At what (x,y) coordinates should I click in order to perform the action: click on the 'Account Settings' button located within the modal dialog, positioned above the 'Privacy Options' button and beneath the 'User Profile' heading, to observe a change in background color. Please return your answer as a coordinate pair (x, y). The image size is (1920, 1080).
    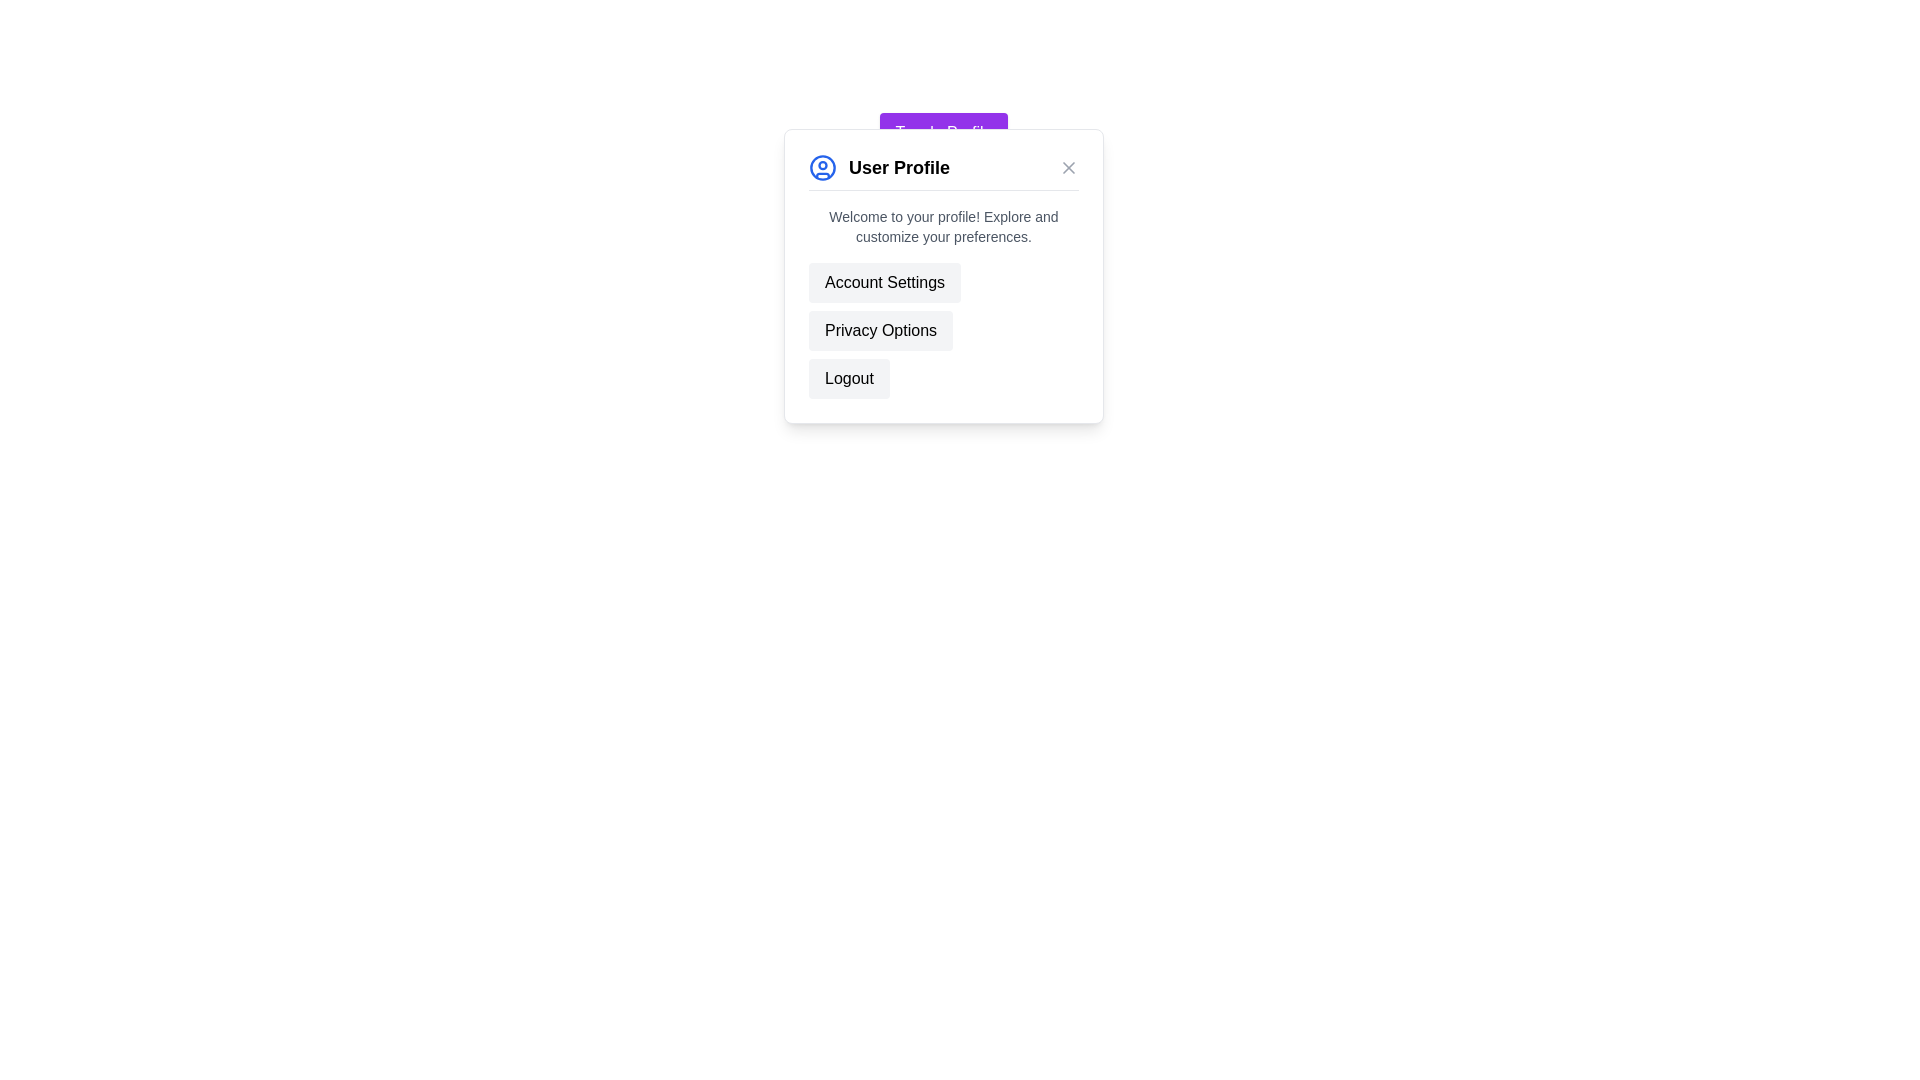
    Looking at the image, I should click on (884, 282).